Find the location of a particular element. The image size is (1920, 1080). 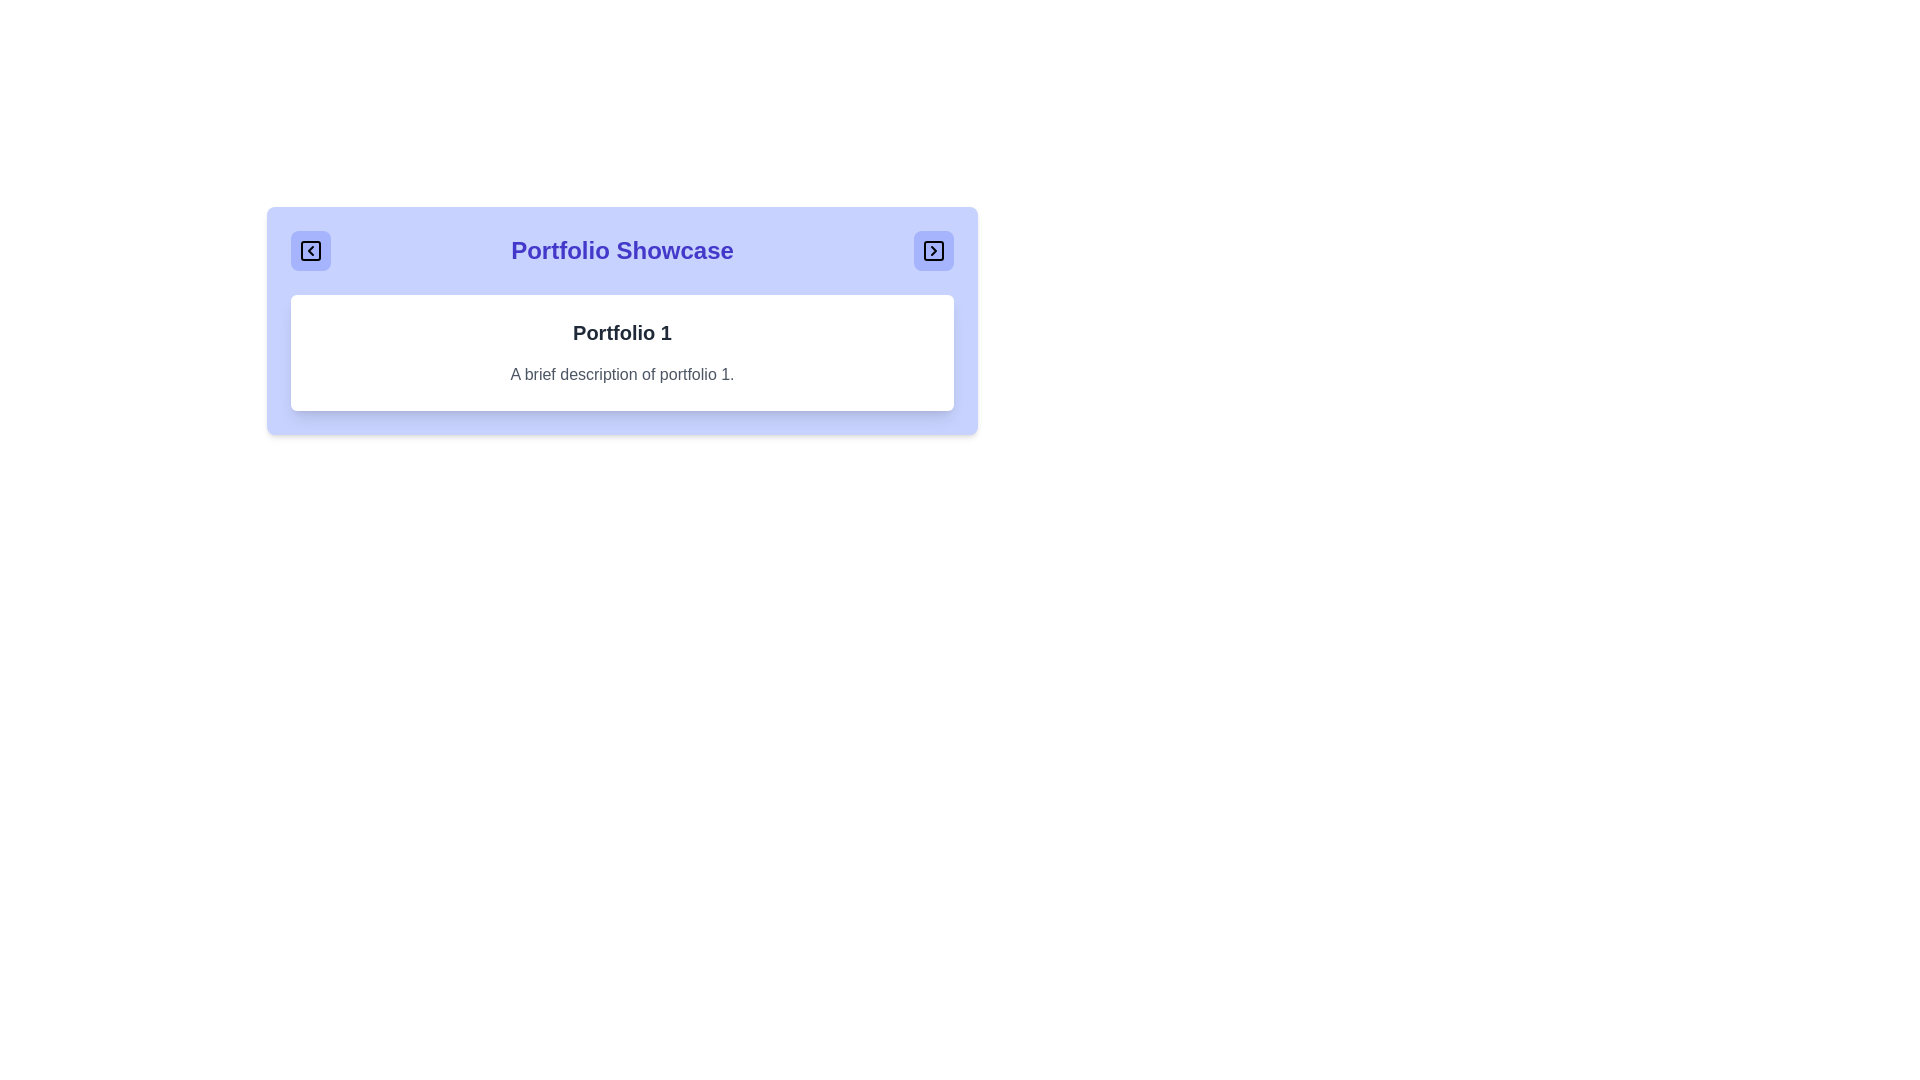

the 'next' button located on the far-right side of the horizontal toolbar below the 'Portfolio Showcase' text is located at coordinates (932, 249).